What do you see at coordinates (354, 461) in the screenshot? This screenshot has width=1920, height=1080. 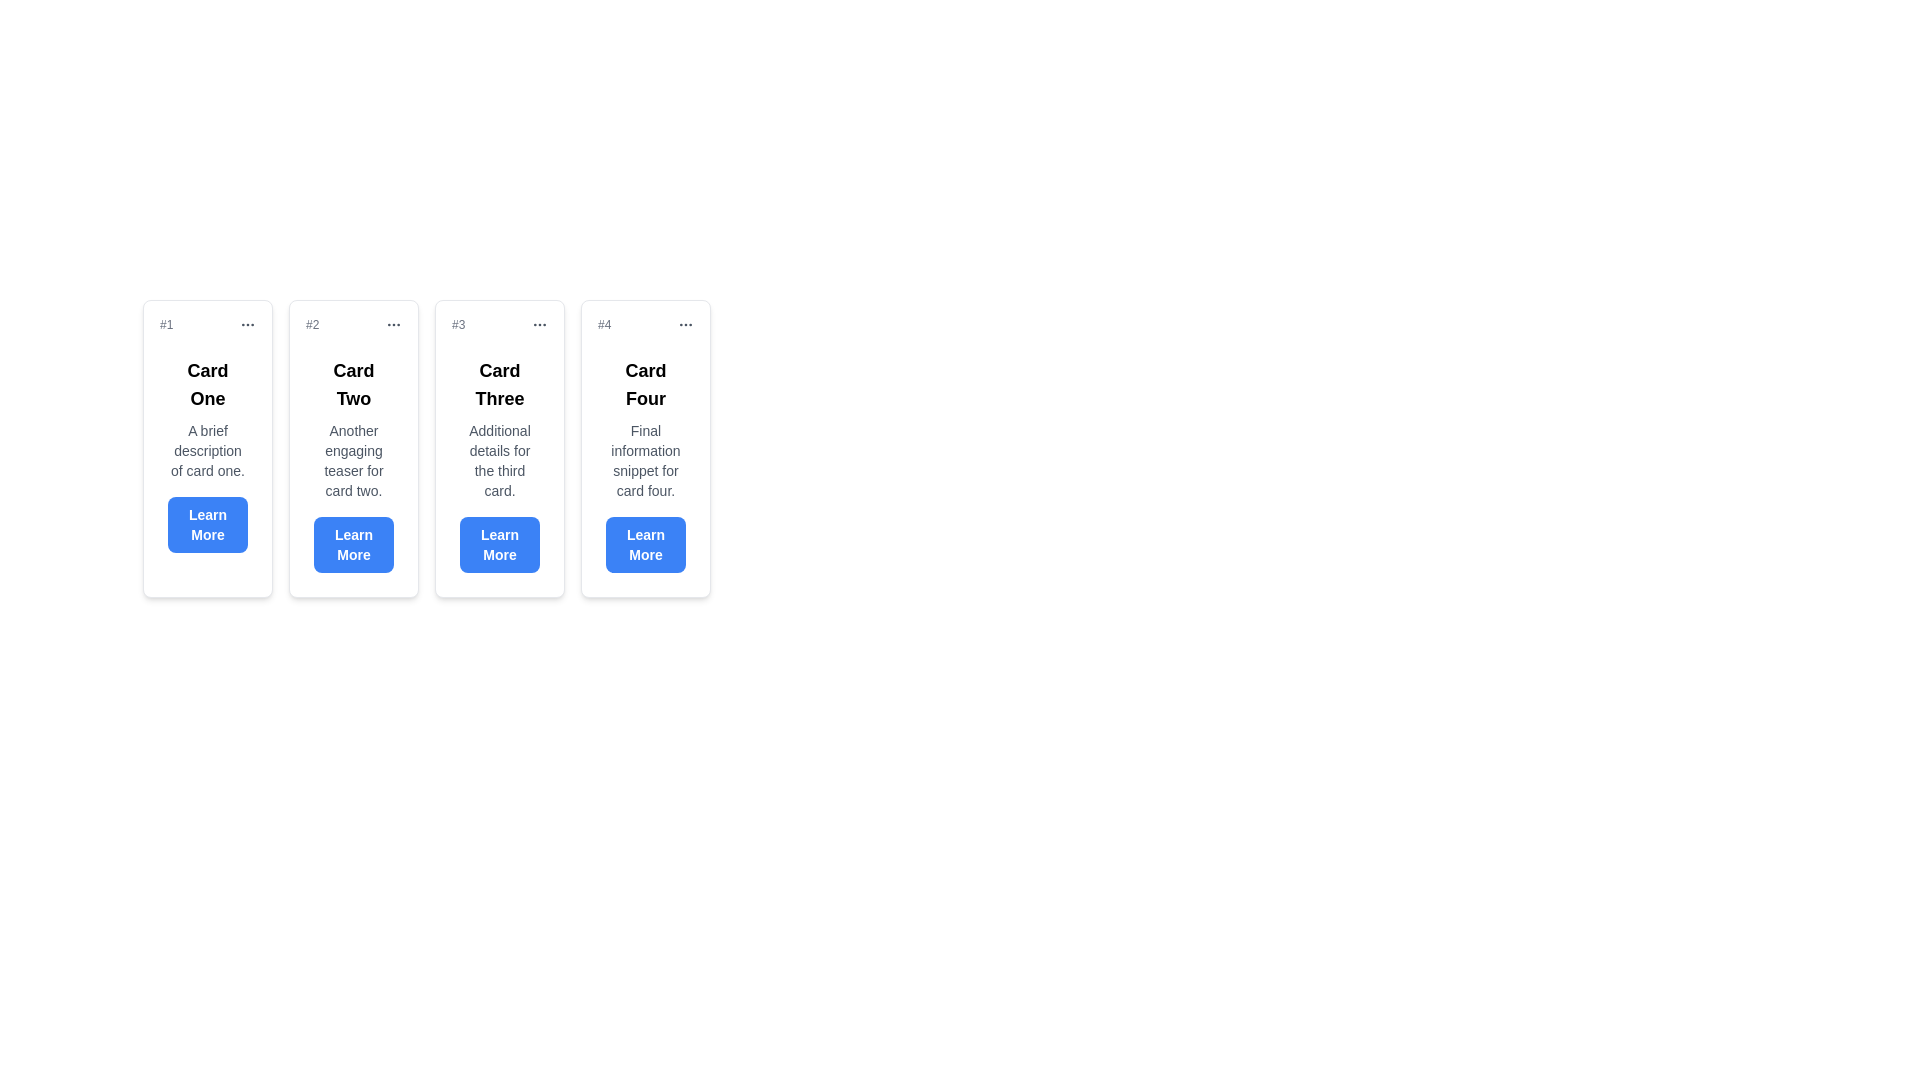 I see `text block located in 'Card Two', positioned below the card title and above the 'Learn More' button` at bounding box center [354, 461].